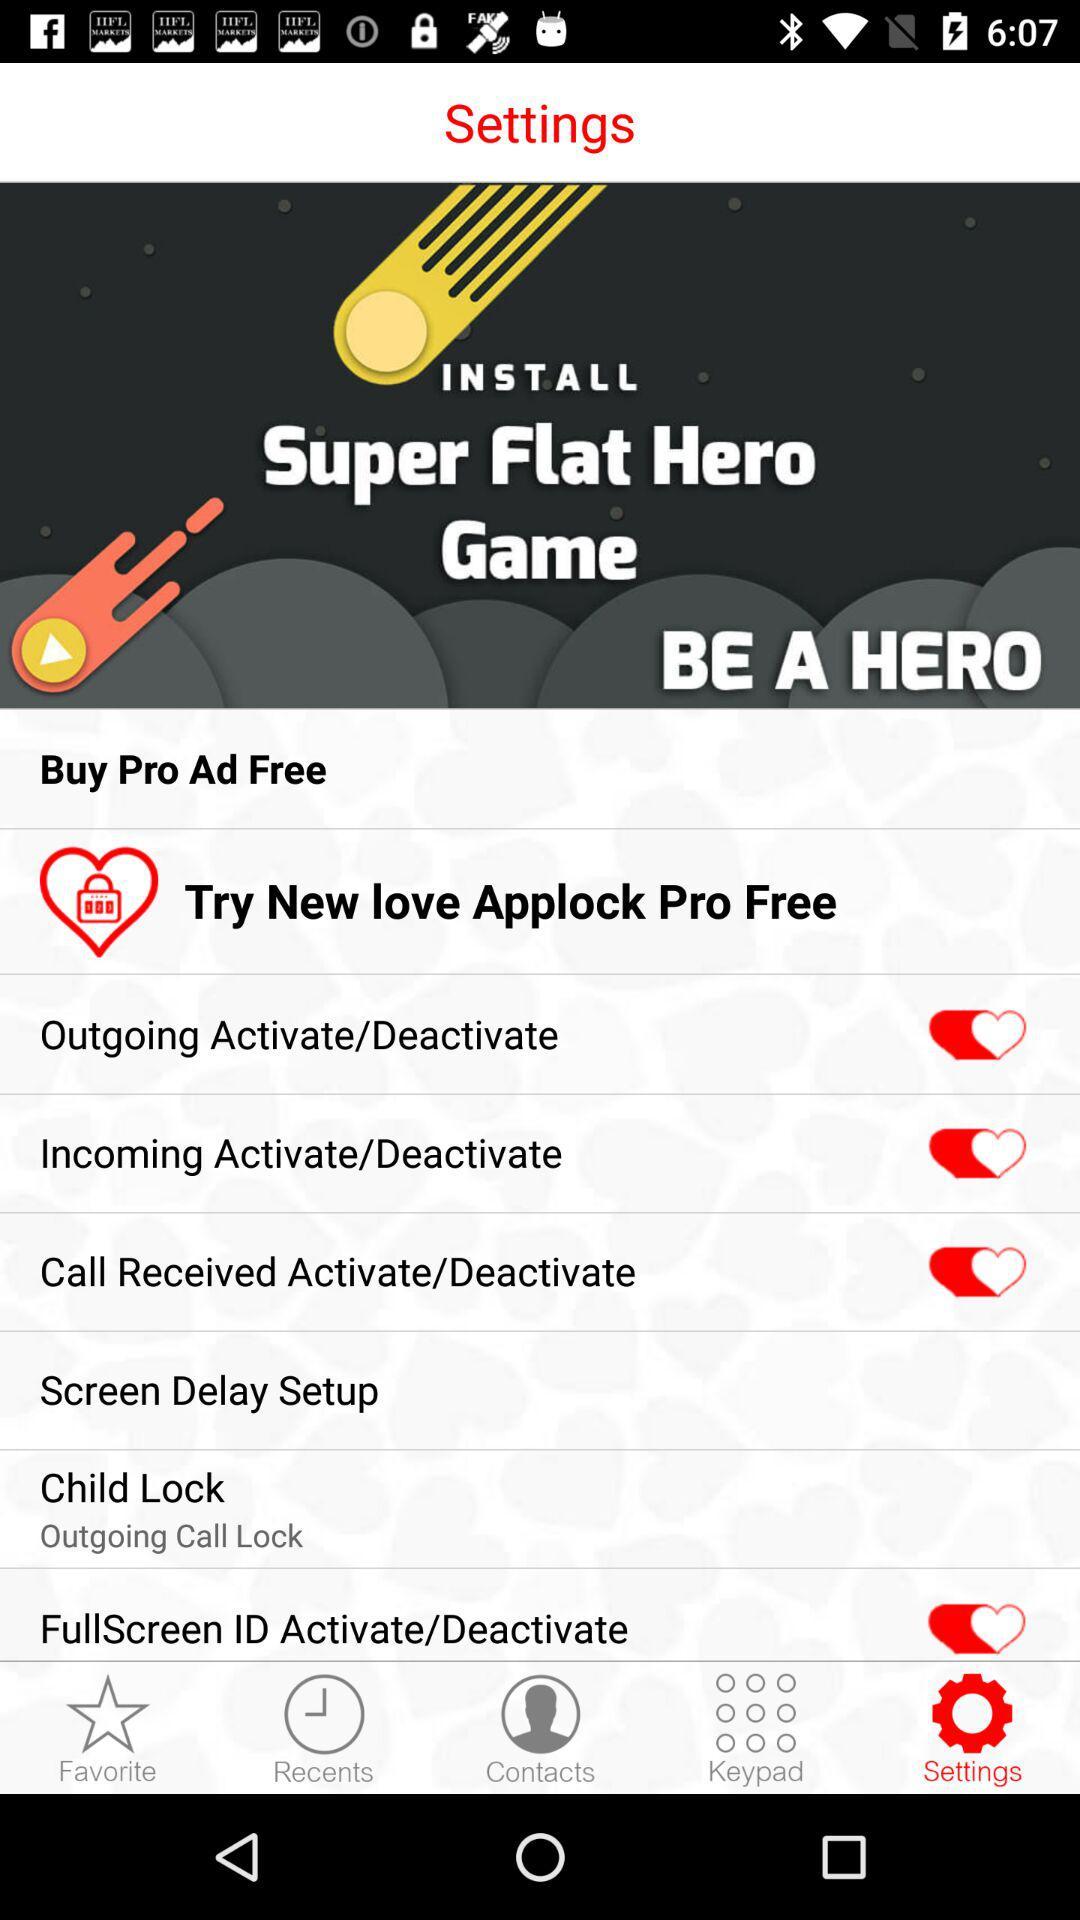 The image size is (1080, 1920). Describe the element at coordinates (323, 1728) in the screenshot. I see `recent` at that location.